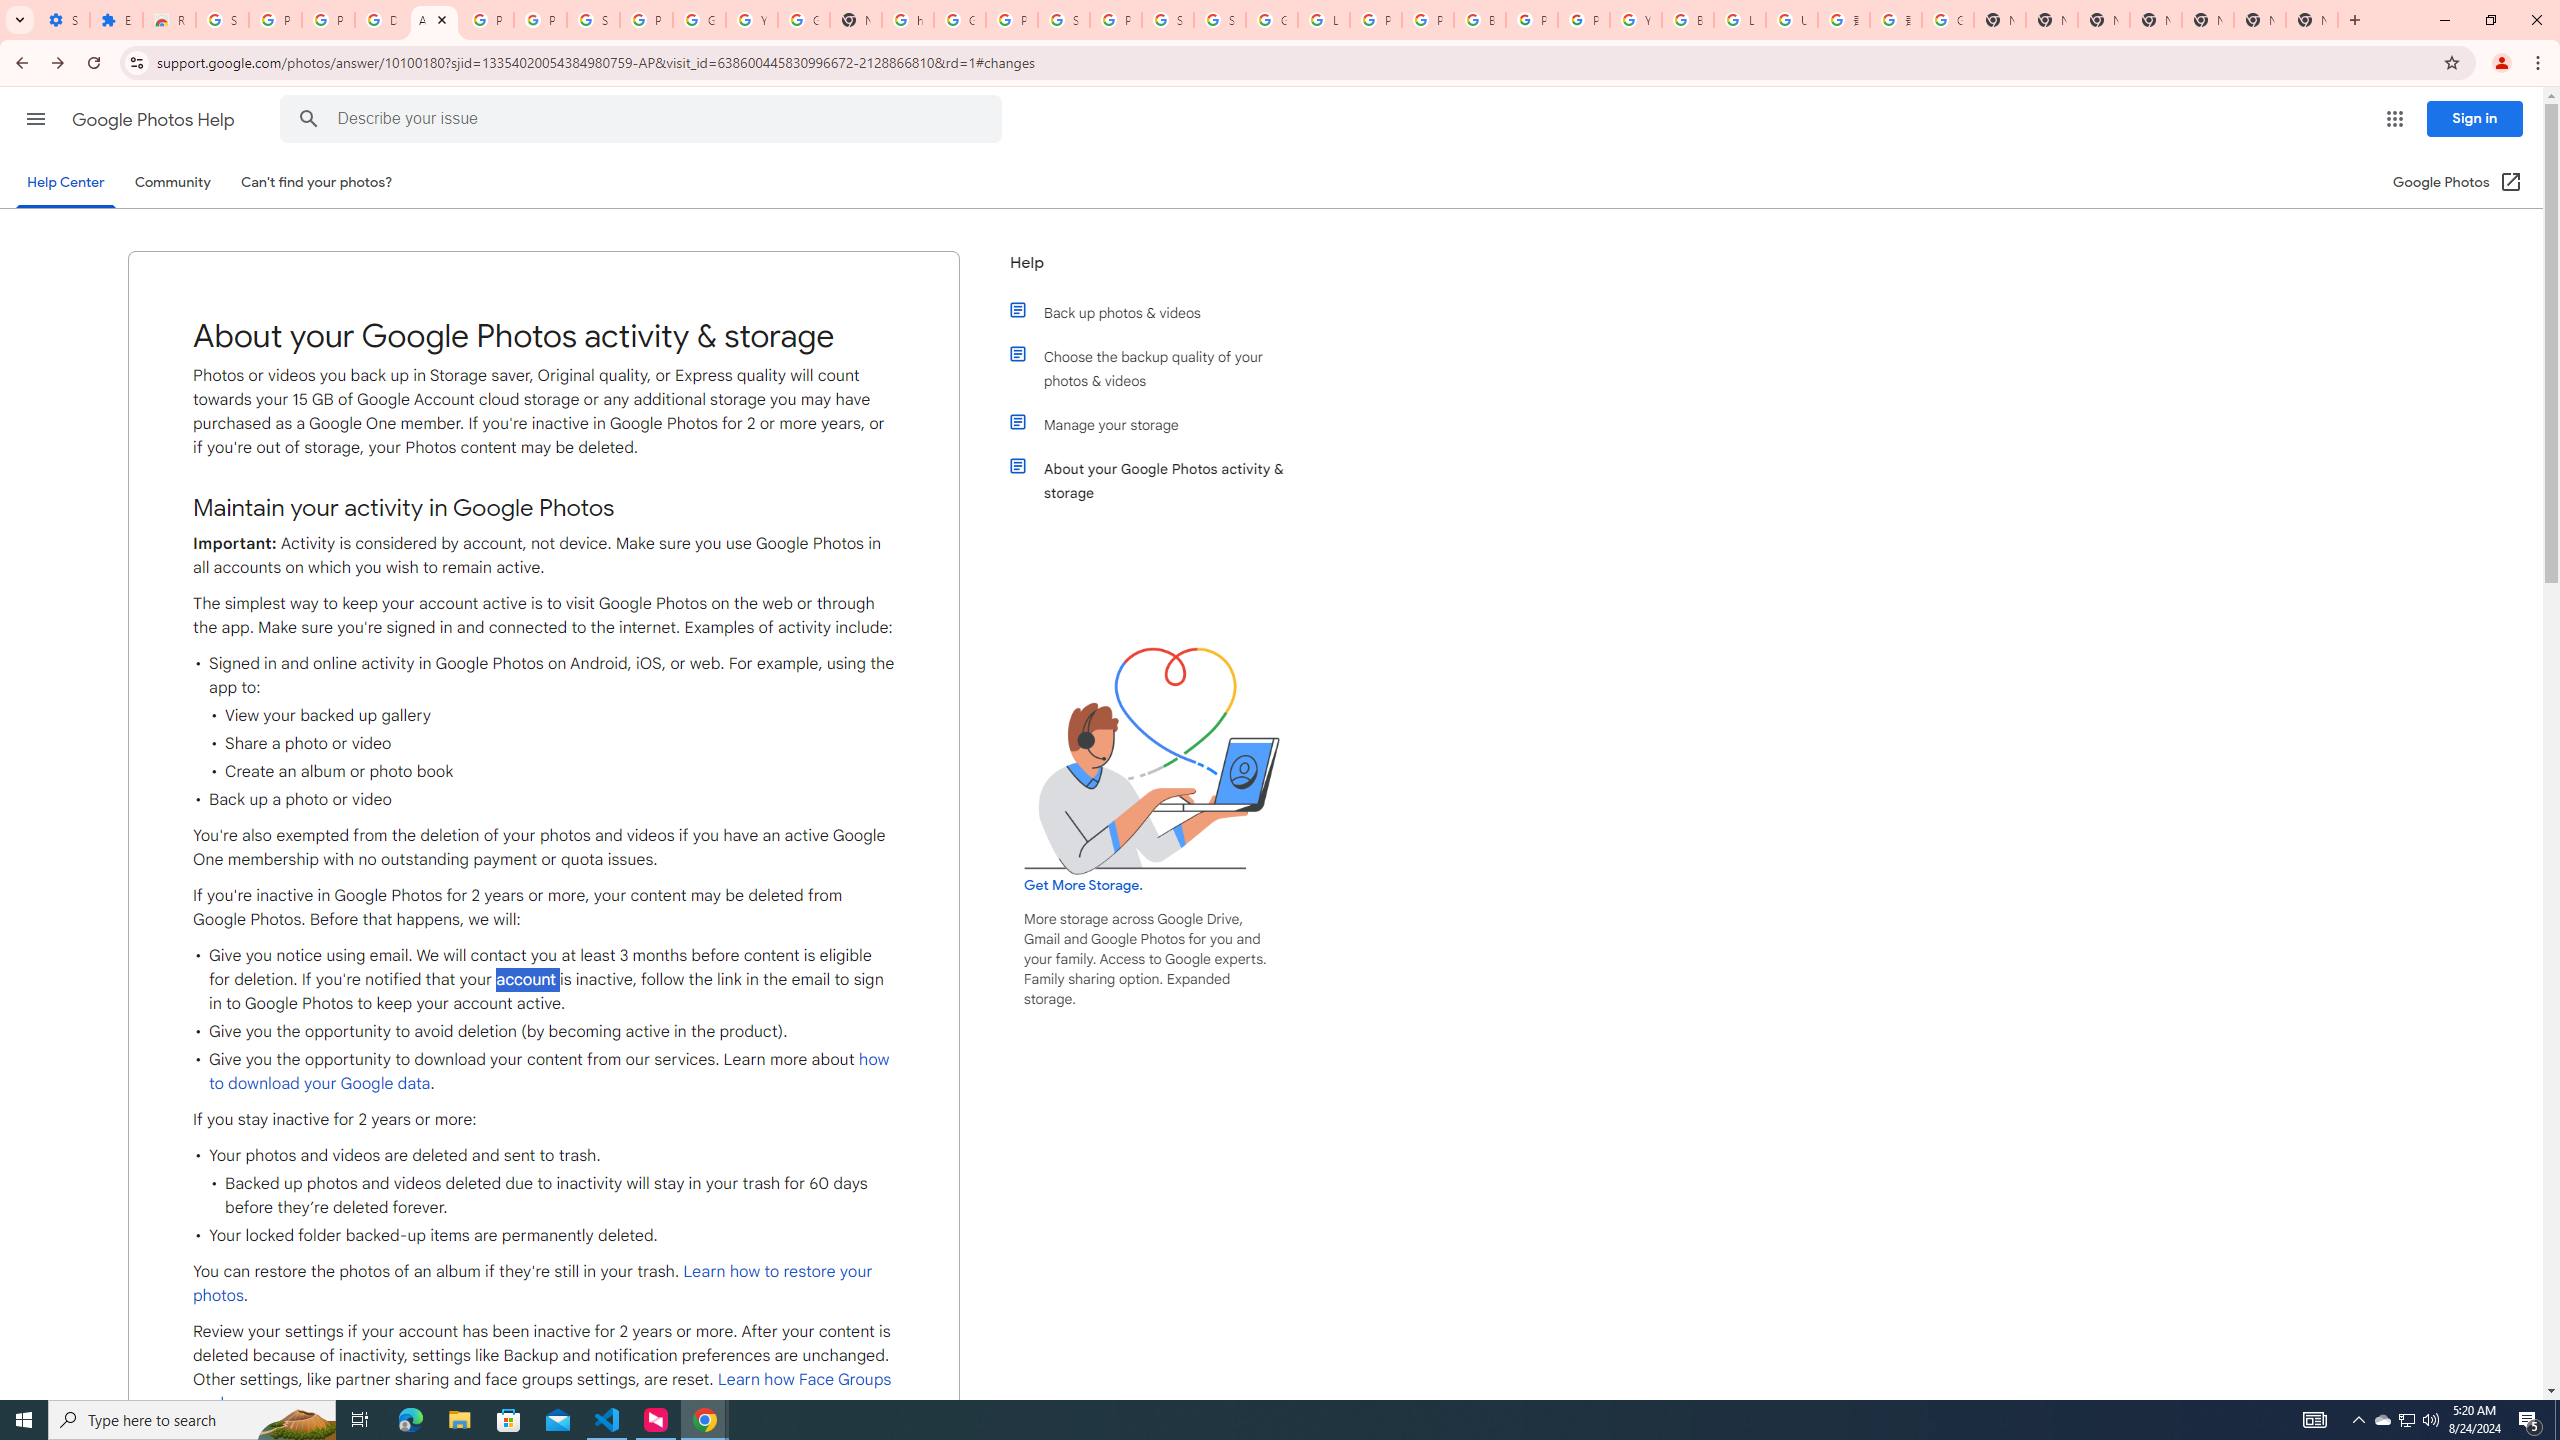 The height and width of the screenshot is (1440, 2560). I want to click on 'Settings - On startup', so click(64, 19).